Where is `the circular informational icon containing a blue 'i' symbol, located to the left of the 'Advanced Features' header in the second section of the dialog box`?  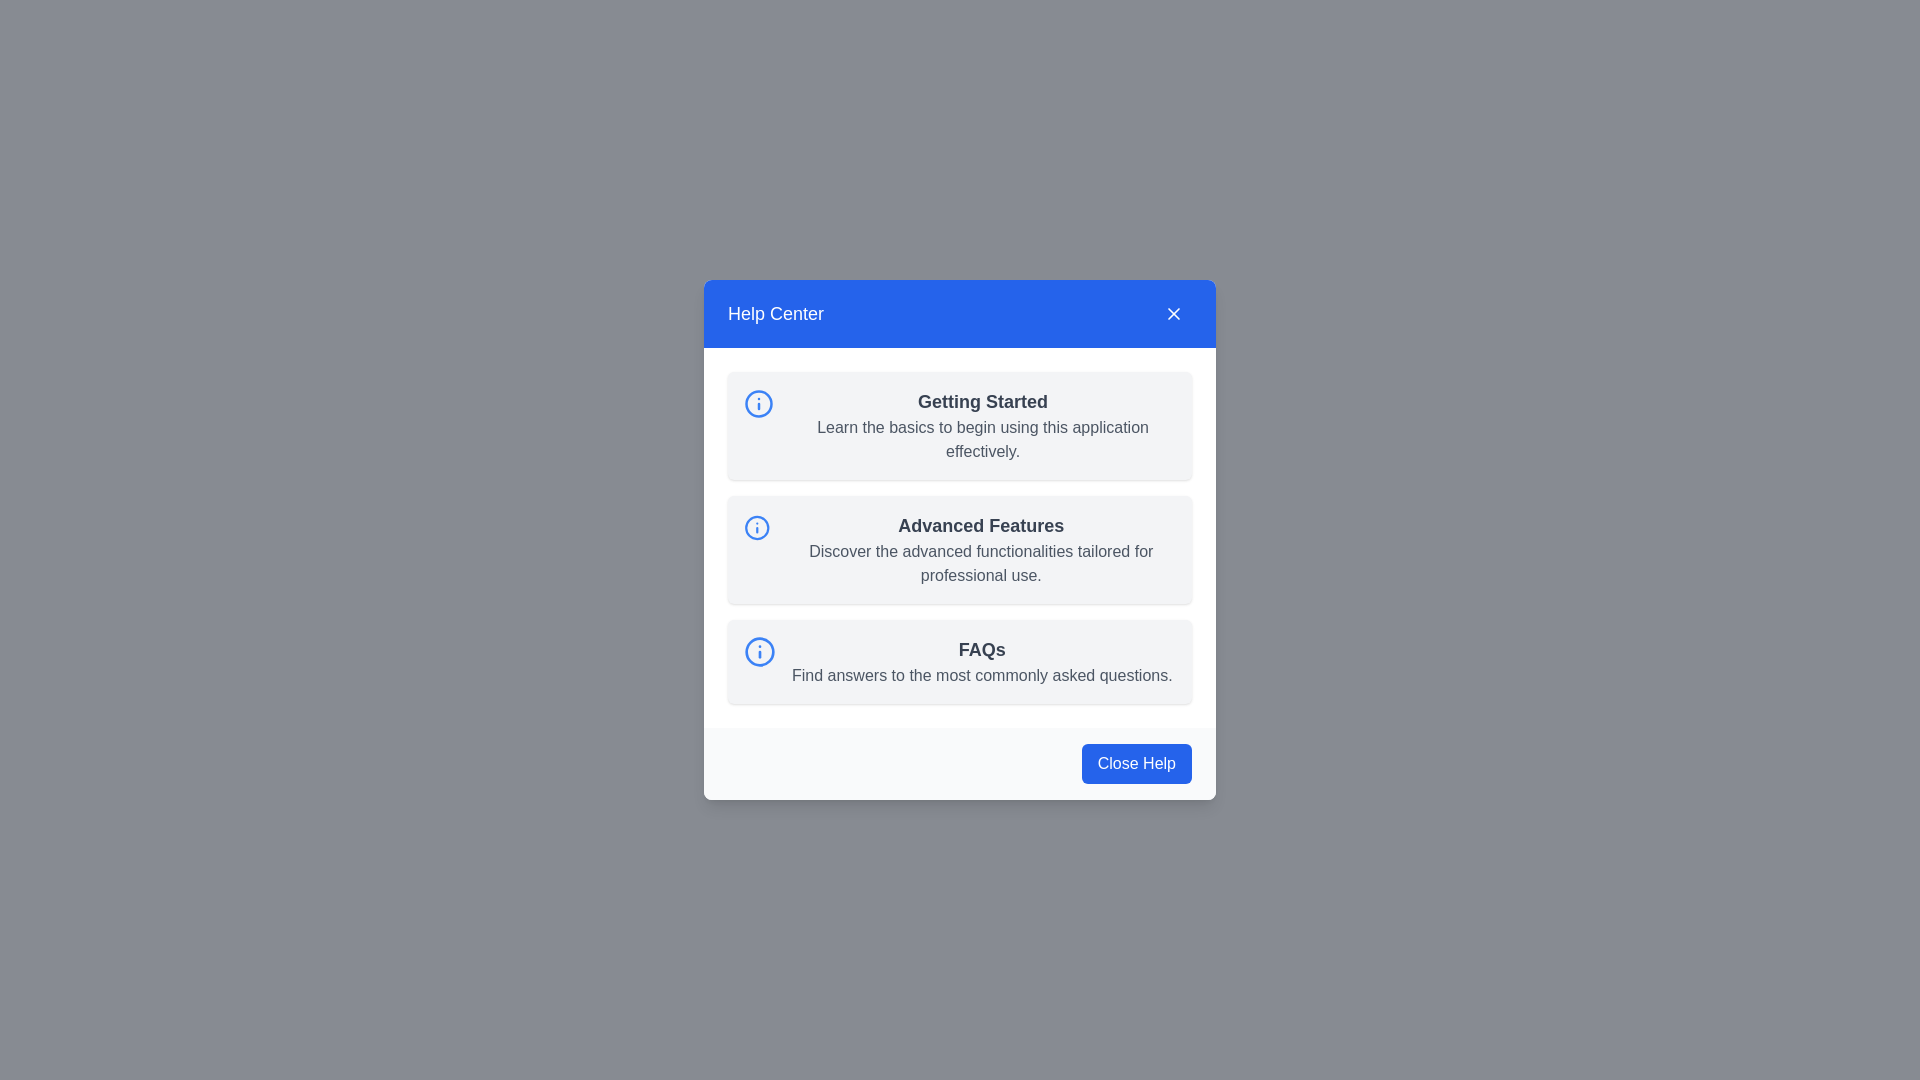 the circular informational icon containing a blue 'i' symbol, located to the left of the 'Advanced Features' header in the second section of the dialog box is located at coordinates (756, 527).